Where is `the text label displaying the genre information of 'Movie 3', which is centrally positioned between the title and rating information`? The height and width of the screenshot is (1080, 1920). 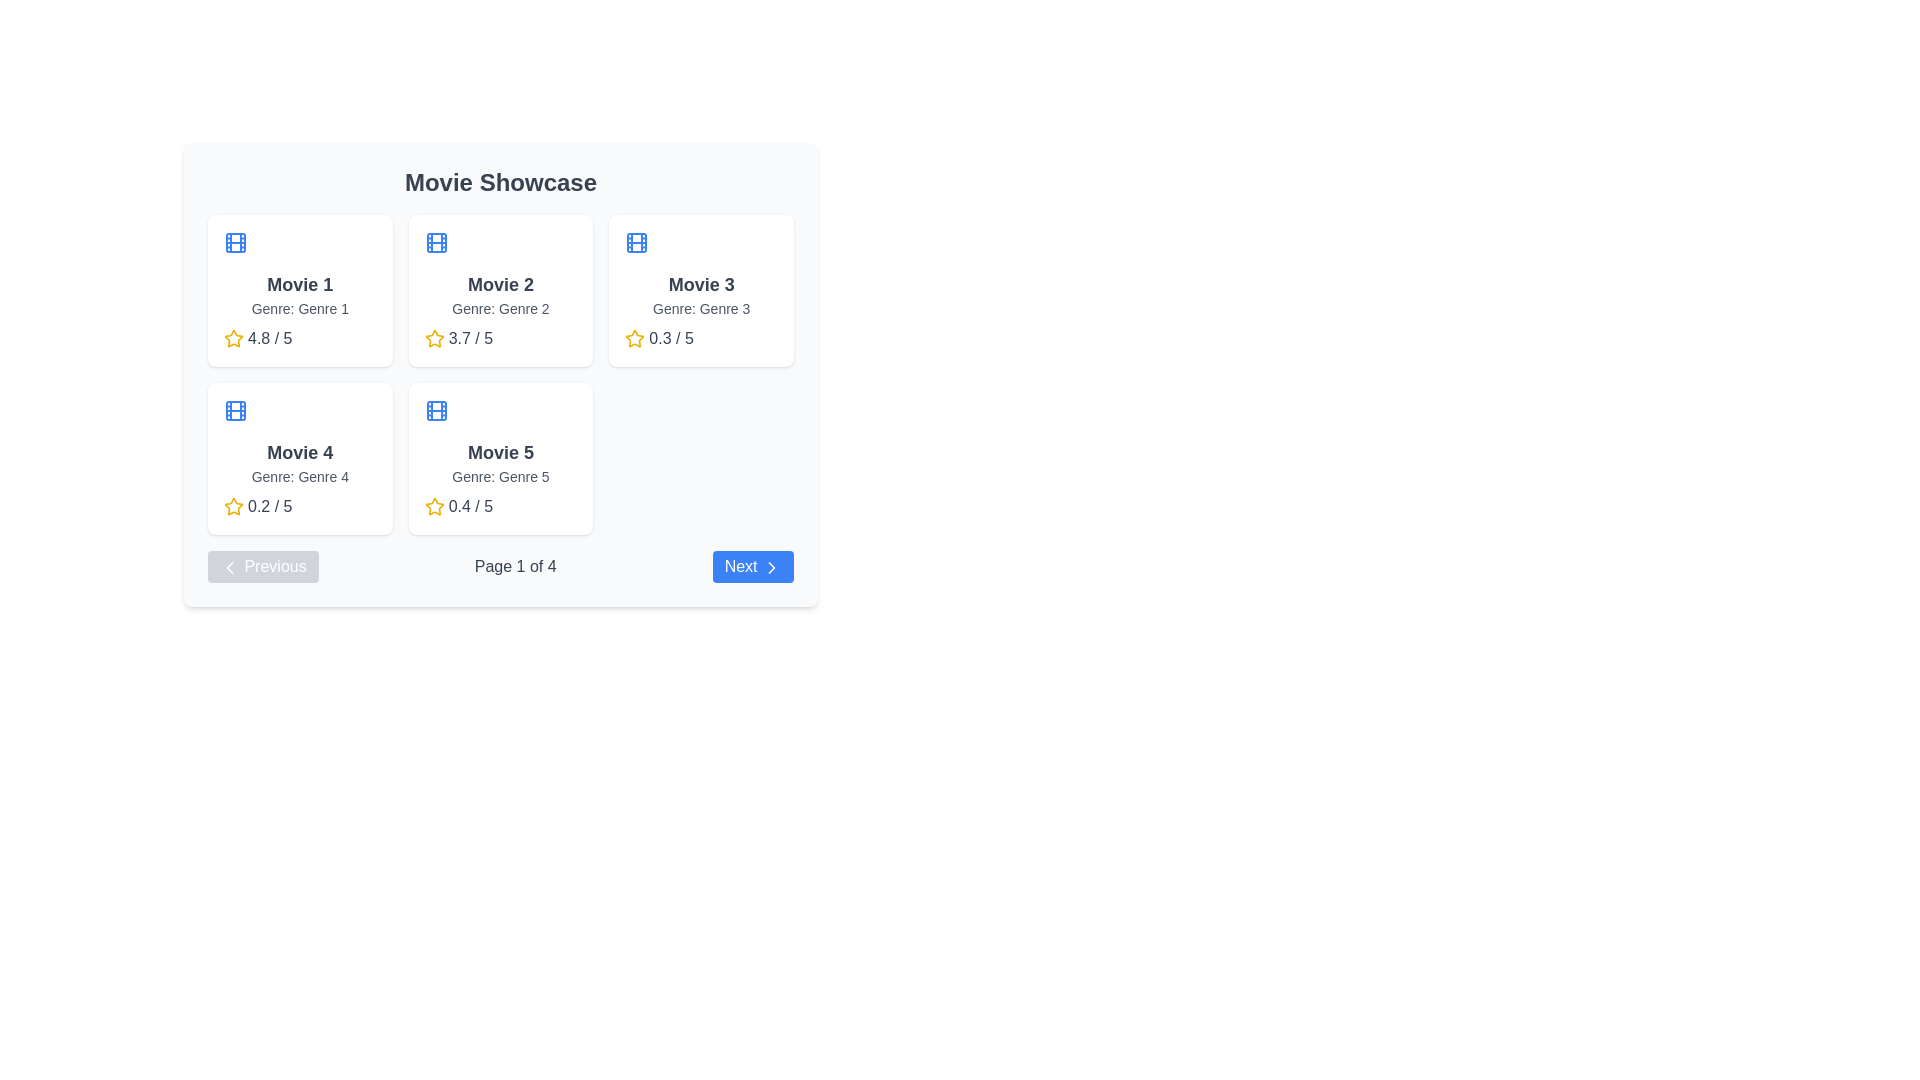
the text label displaying the genre information of 'Movie 3', which is centrally positioned between the title and rating information is located at coordinates (701, 308).